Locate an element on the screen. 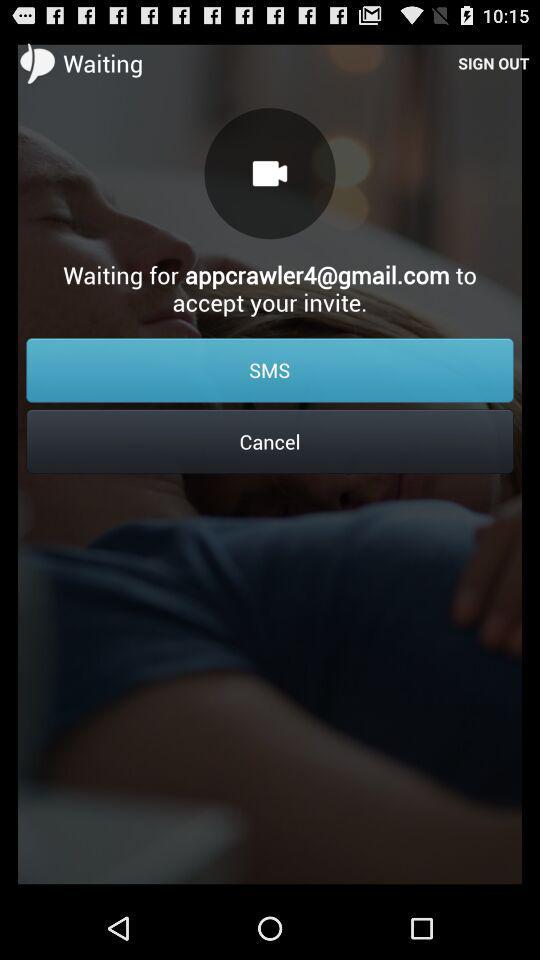 Image resolution: width=540 pixels, height=960 pixels. item above the cancel icon is located at coordinates (270, 369).